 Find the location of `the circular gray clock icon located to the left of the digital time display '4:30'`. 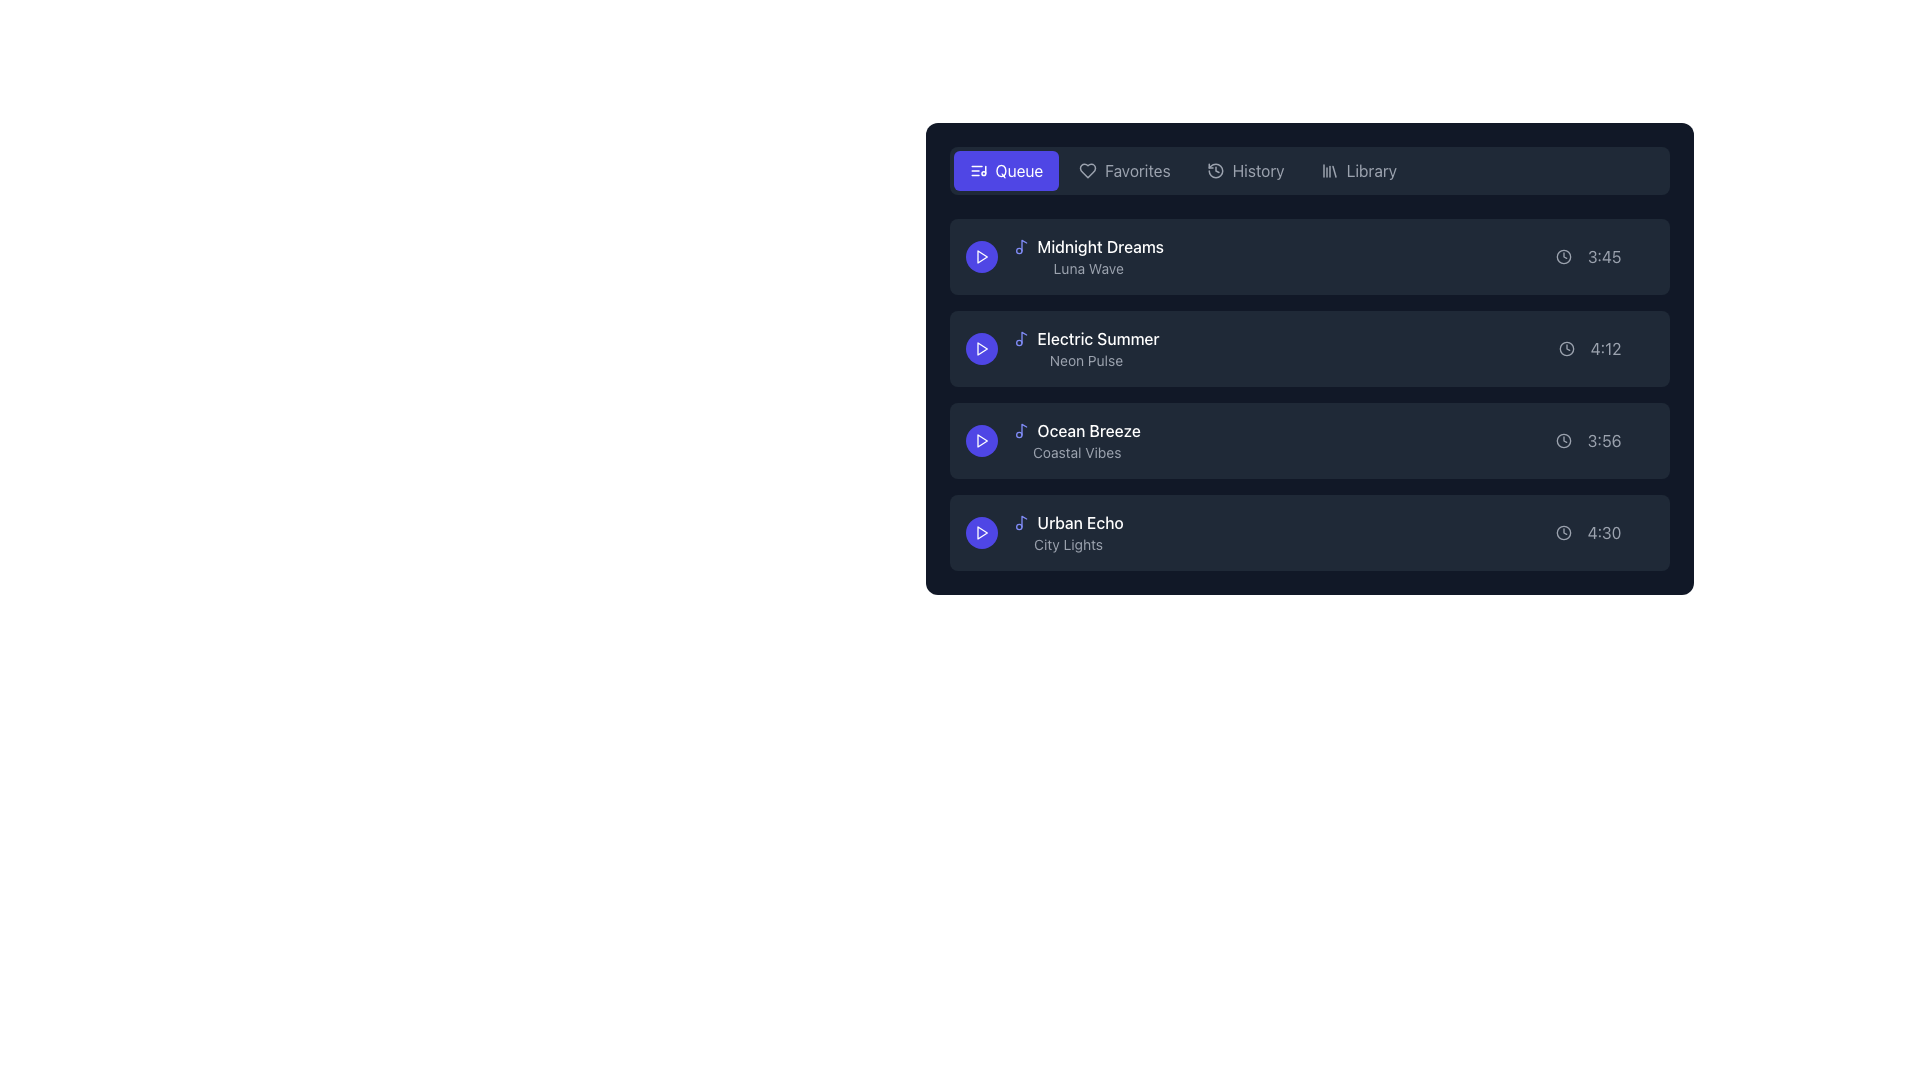

the circular gray clock icon located to the left of the digital time display '4:30' is located at coordinates (1562, 531).